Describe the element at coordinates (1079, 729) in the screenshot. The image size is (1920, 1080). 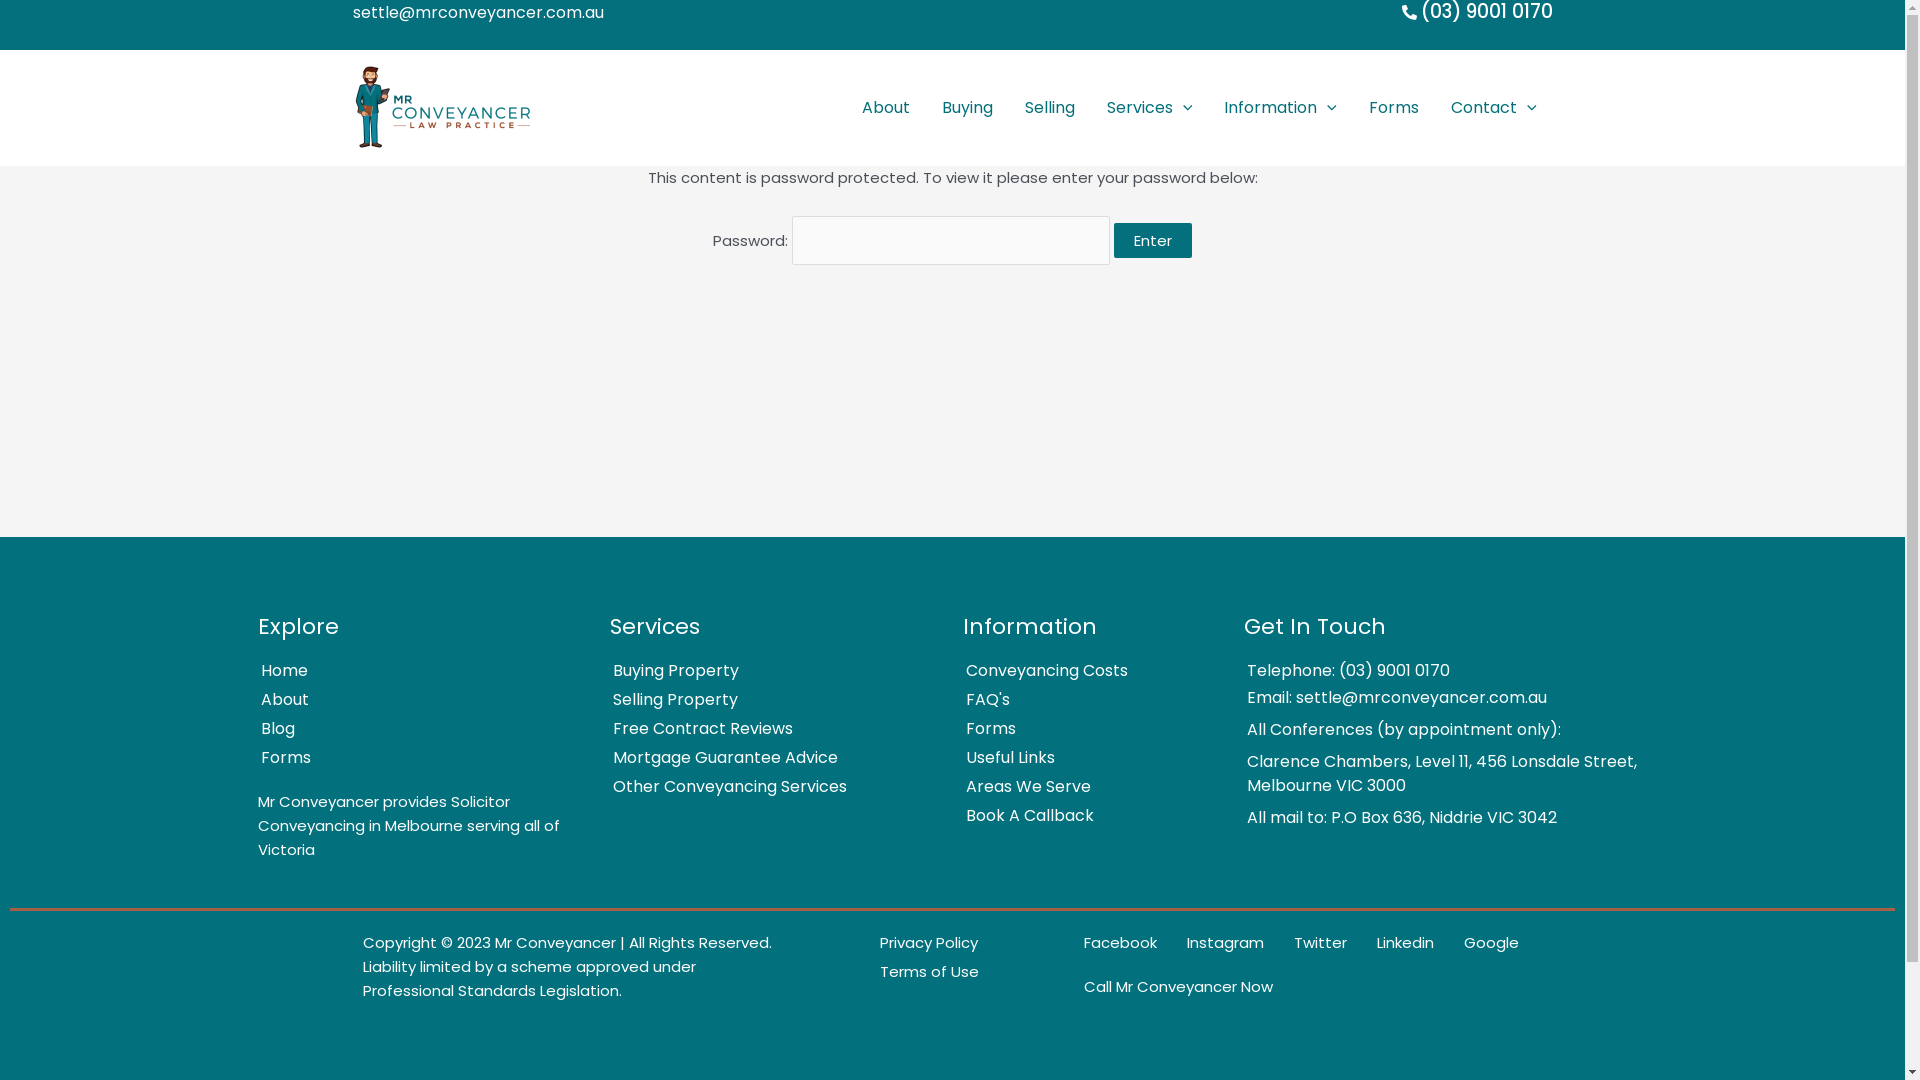
I see `'Forms'` at that location.